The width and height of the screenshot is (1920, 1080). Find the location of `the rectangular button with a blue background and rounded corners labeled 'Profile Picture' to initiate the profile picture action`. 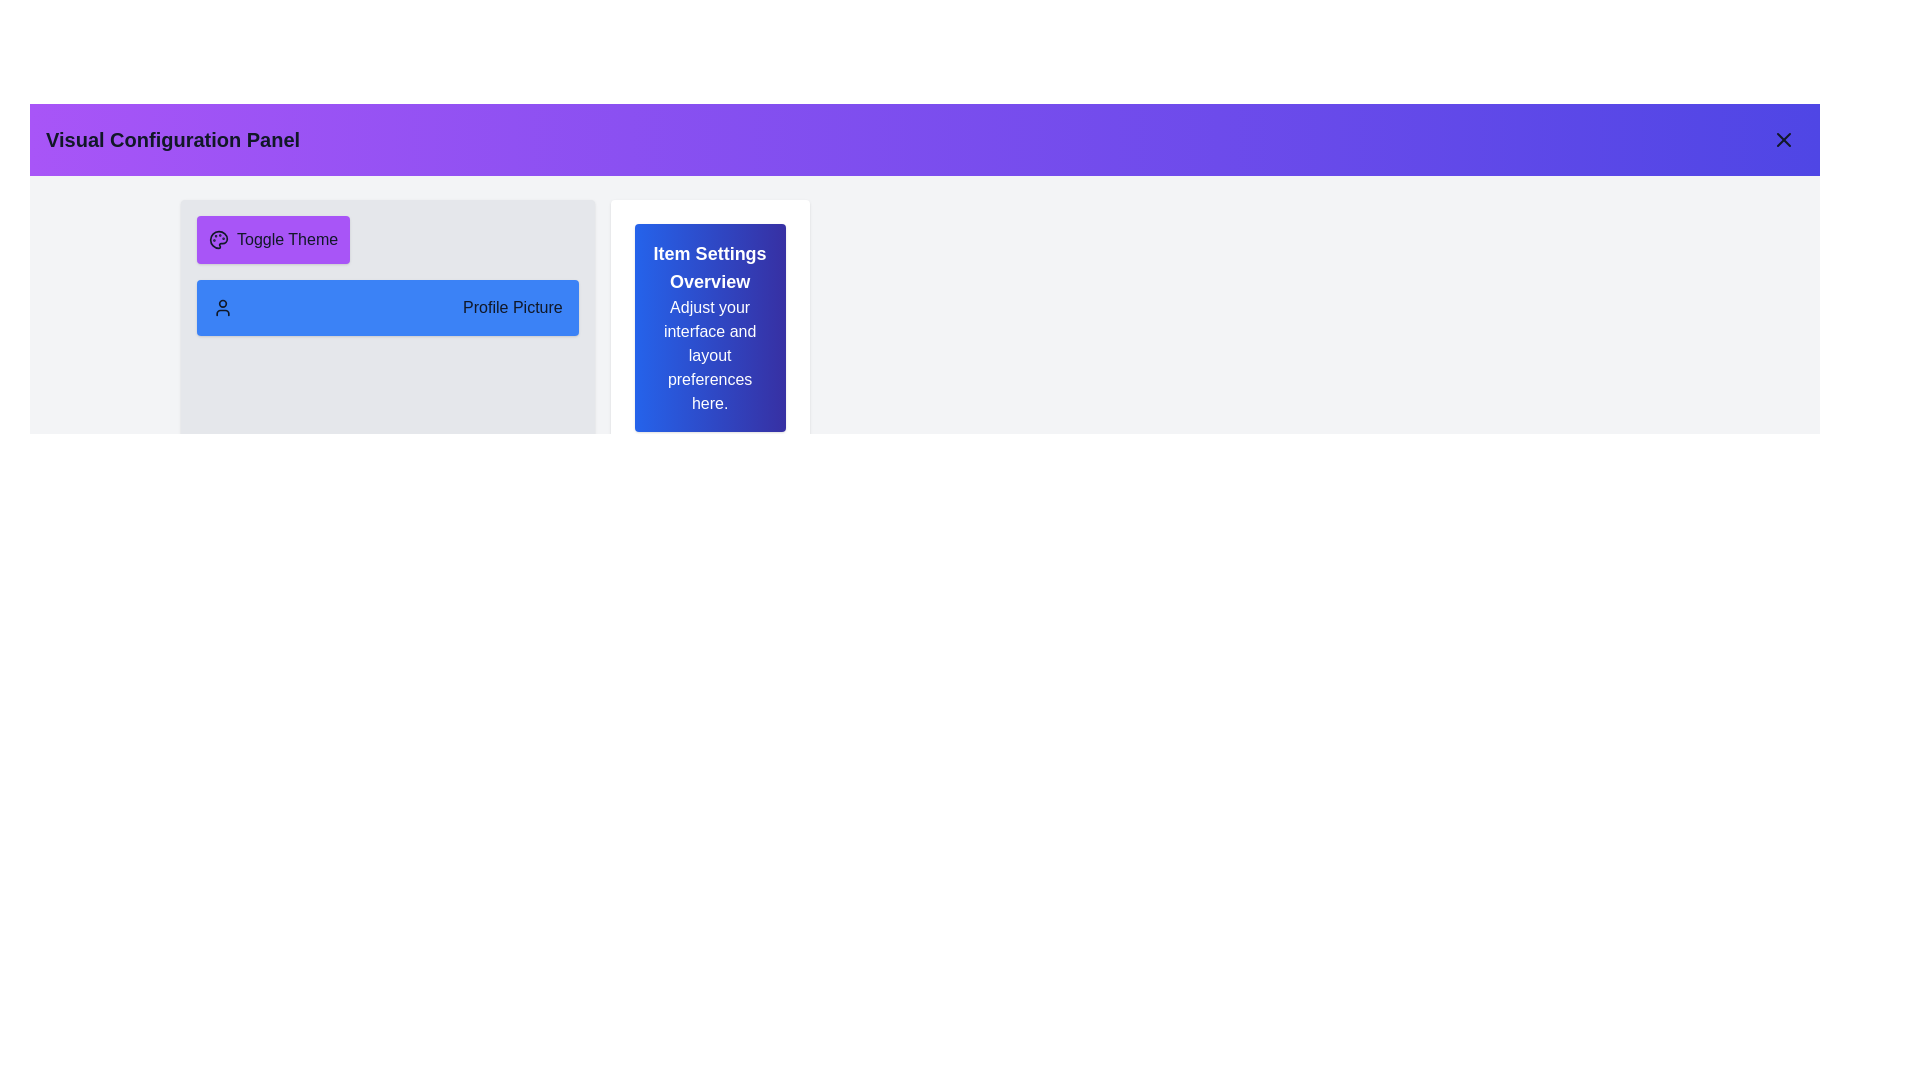

the rectangular button with a blue background and rounded corners labeled 'Profile Picture' to initiate the profile picture action is located at coordinates (387, 326).